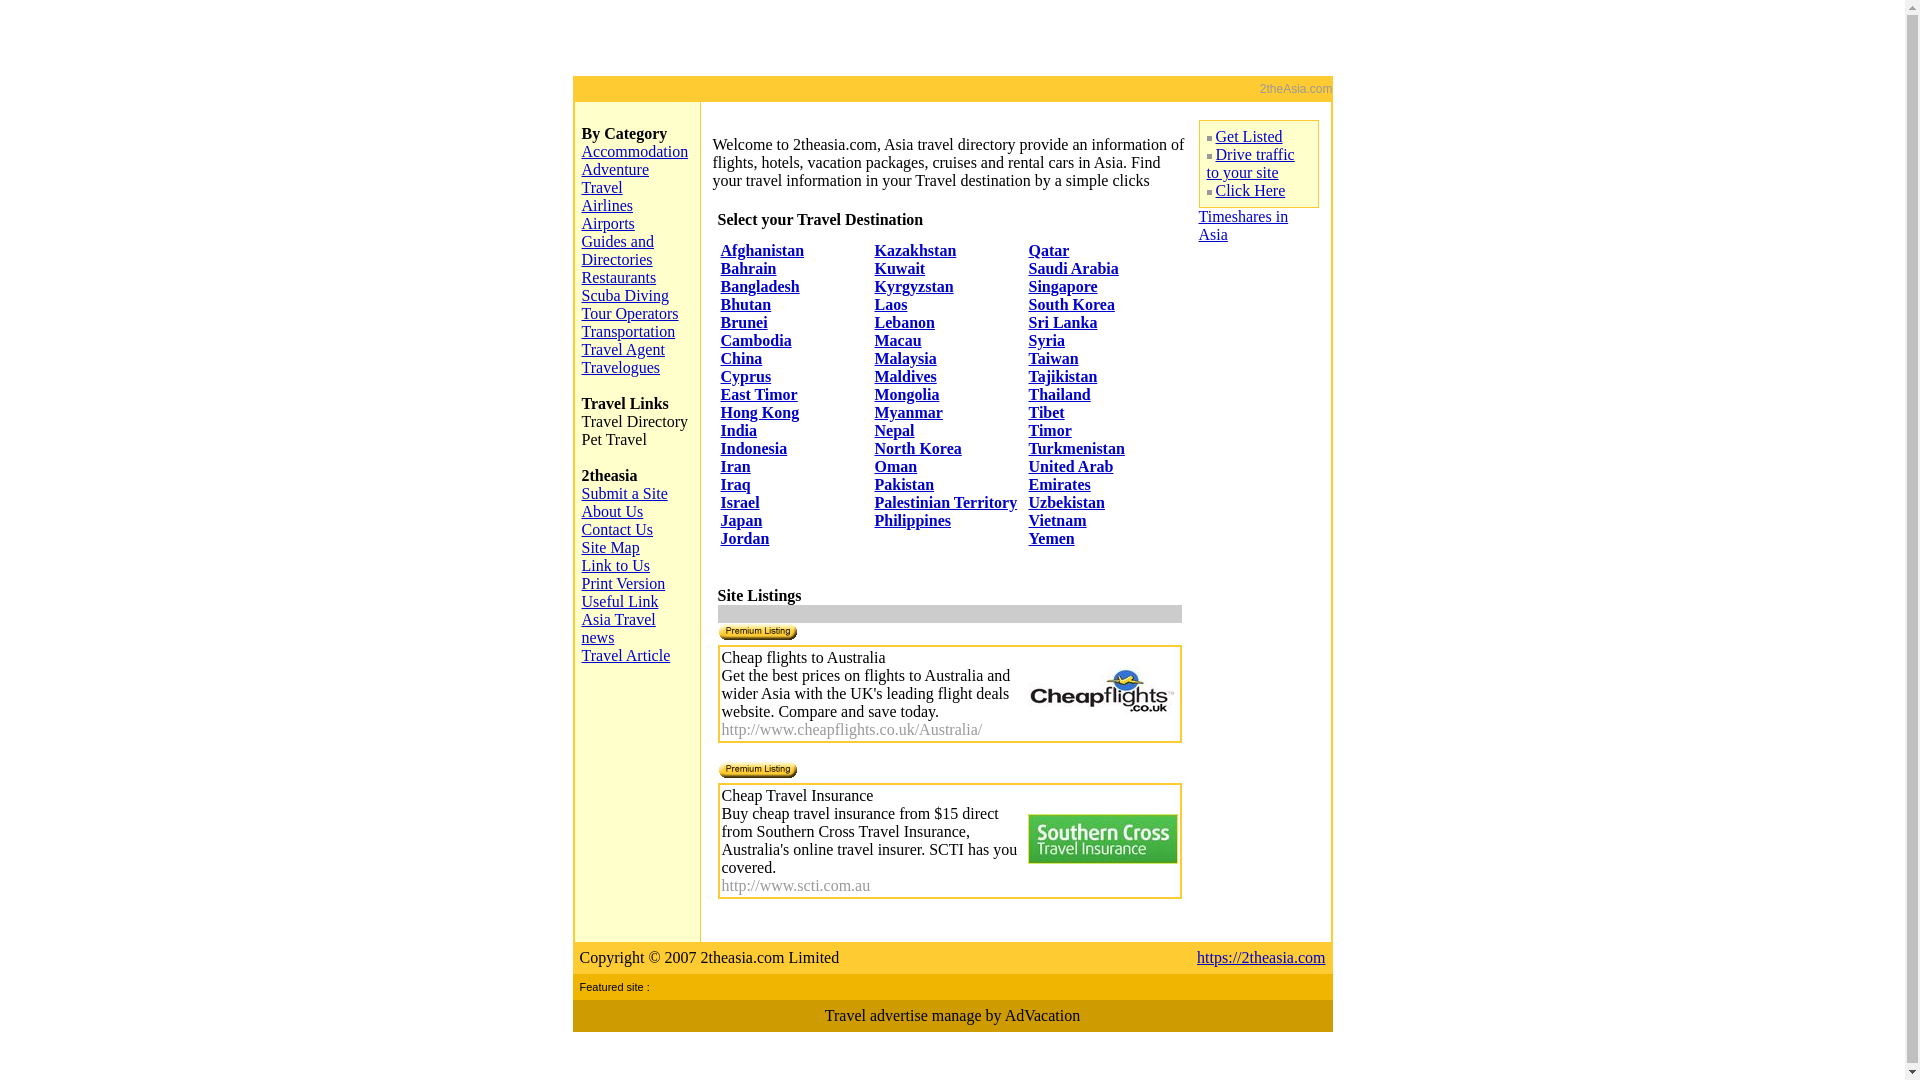 This screenshot has width=1920, height=1080. I want to click on 'Indonesia', so click(720, 447).